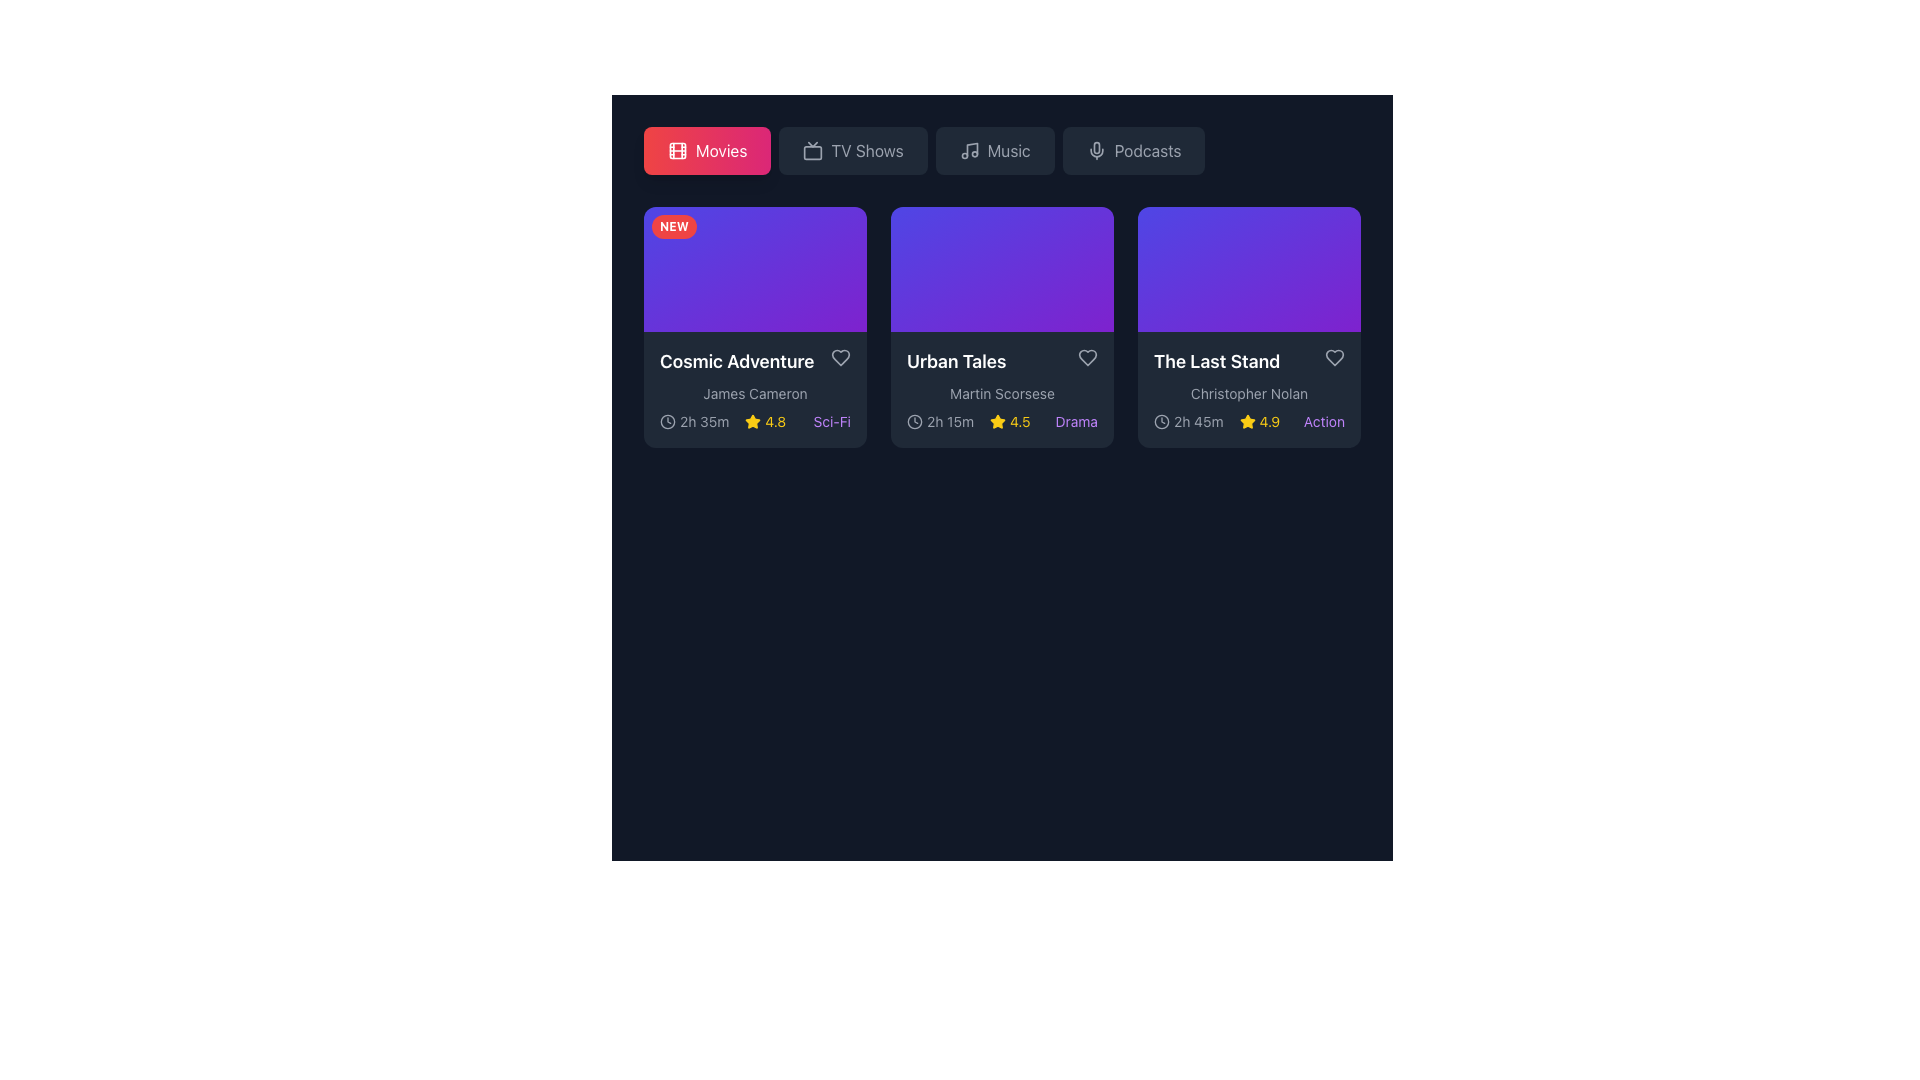 The image size is (1920, 1080). What do you see at coordinates (995, 149) in the screenshot?
I see `the music navigation button, which is the third button in a horizontal menu of four, located between the 'TV Shows' and 'Podcasts' buttons` at bounding box center [995, 149].